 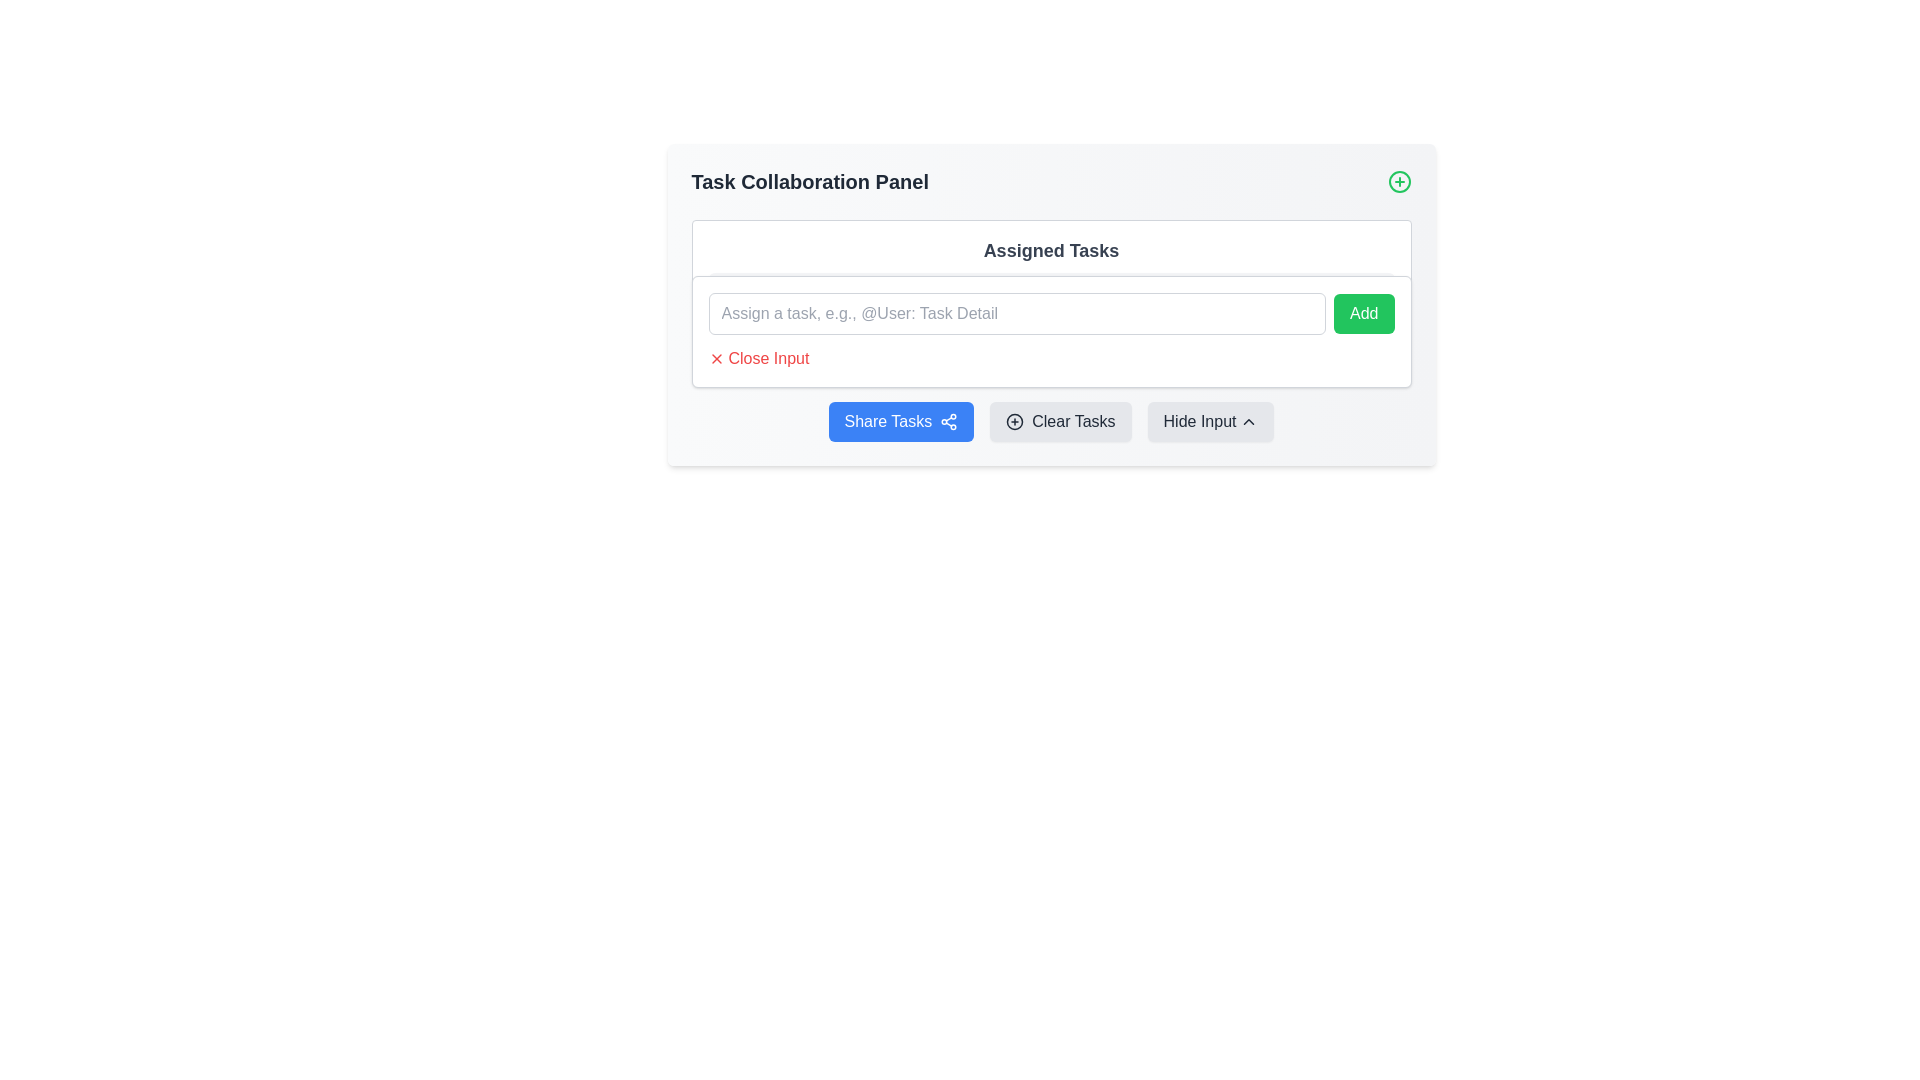 I want to click on the centrally located 'Clear Tasks' button, which is positioned between the 'Share Tasks' button on the left and the 'Hide Input' button on the right, so click(x=1059, y=420).